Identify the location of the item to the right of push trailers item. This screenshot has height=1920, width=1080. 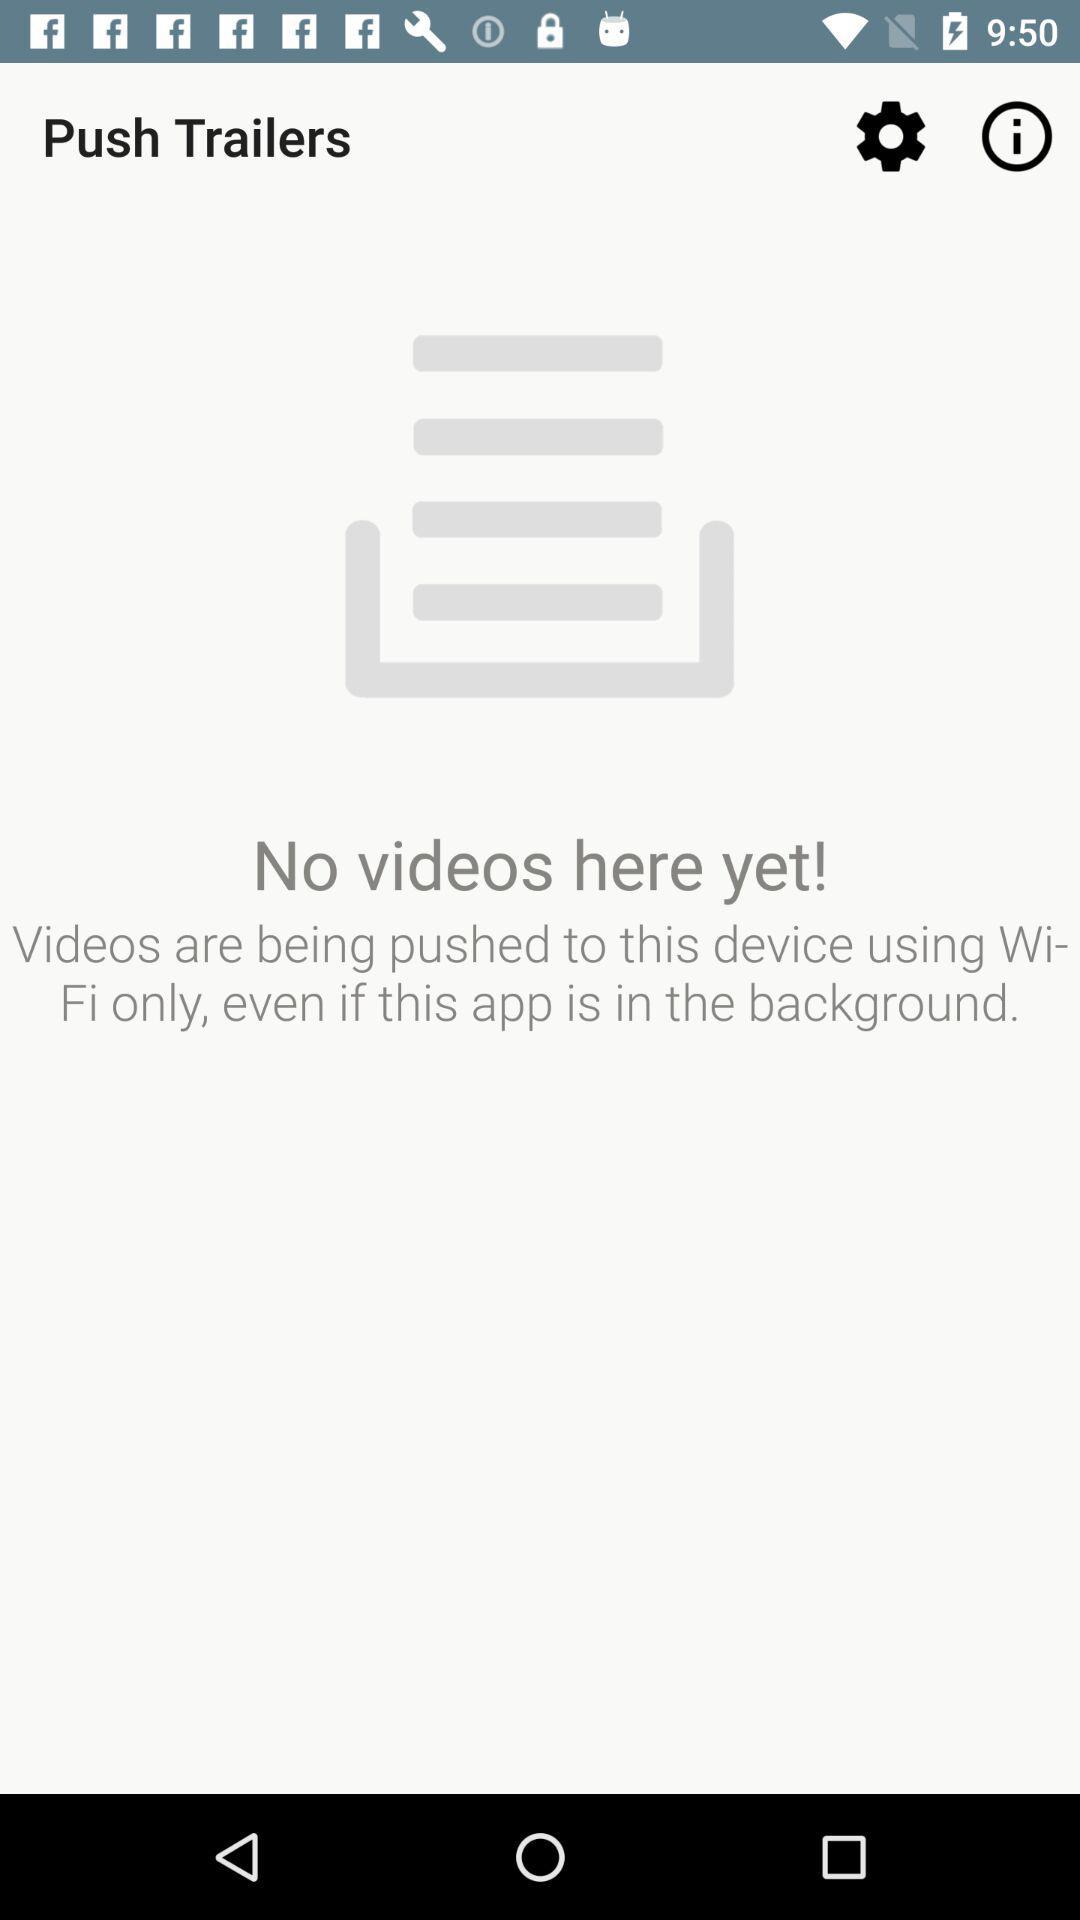
(890, 135).